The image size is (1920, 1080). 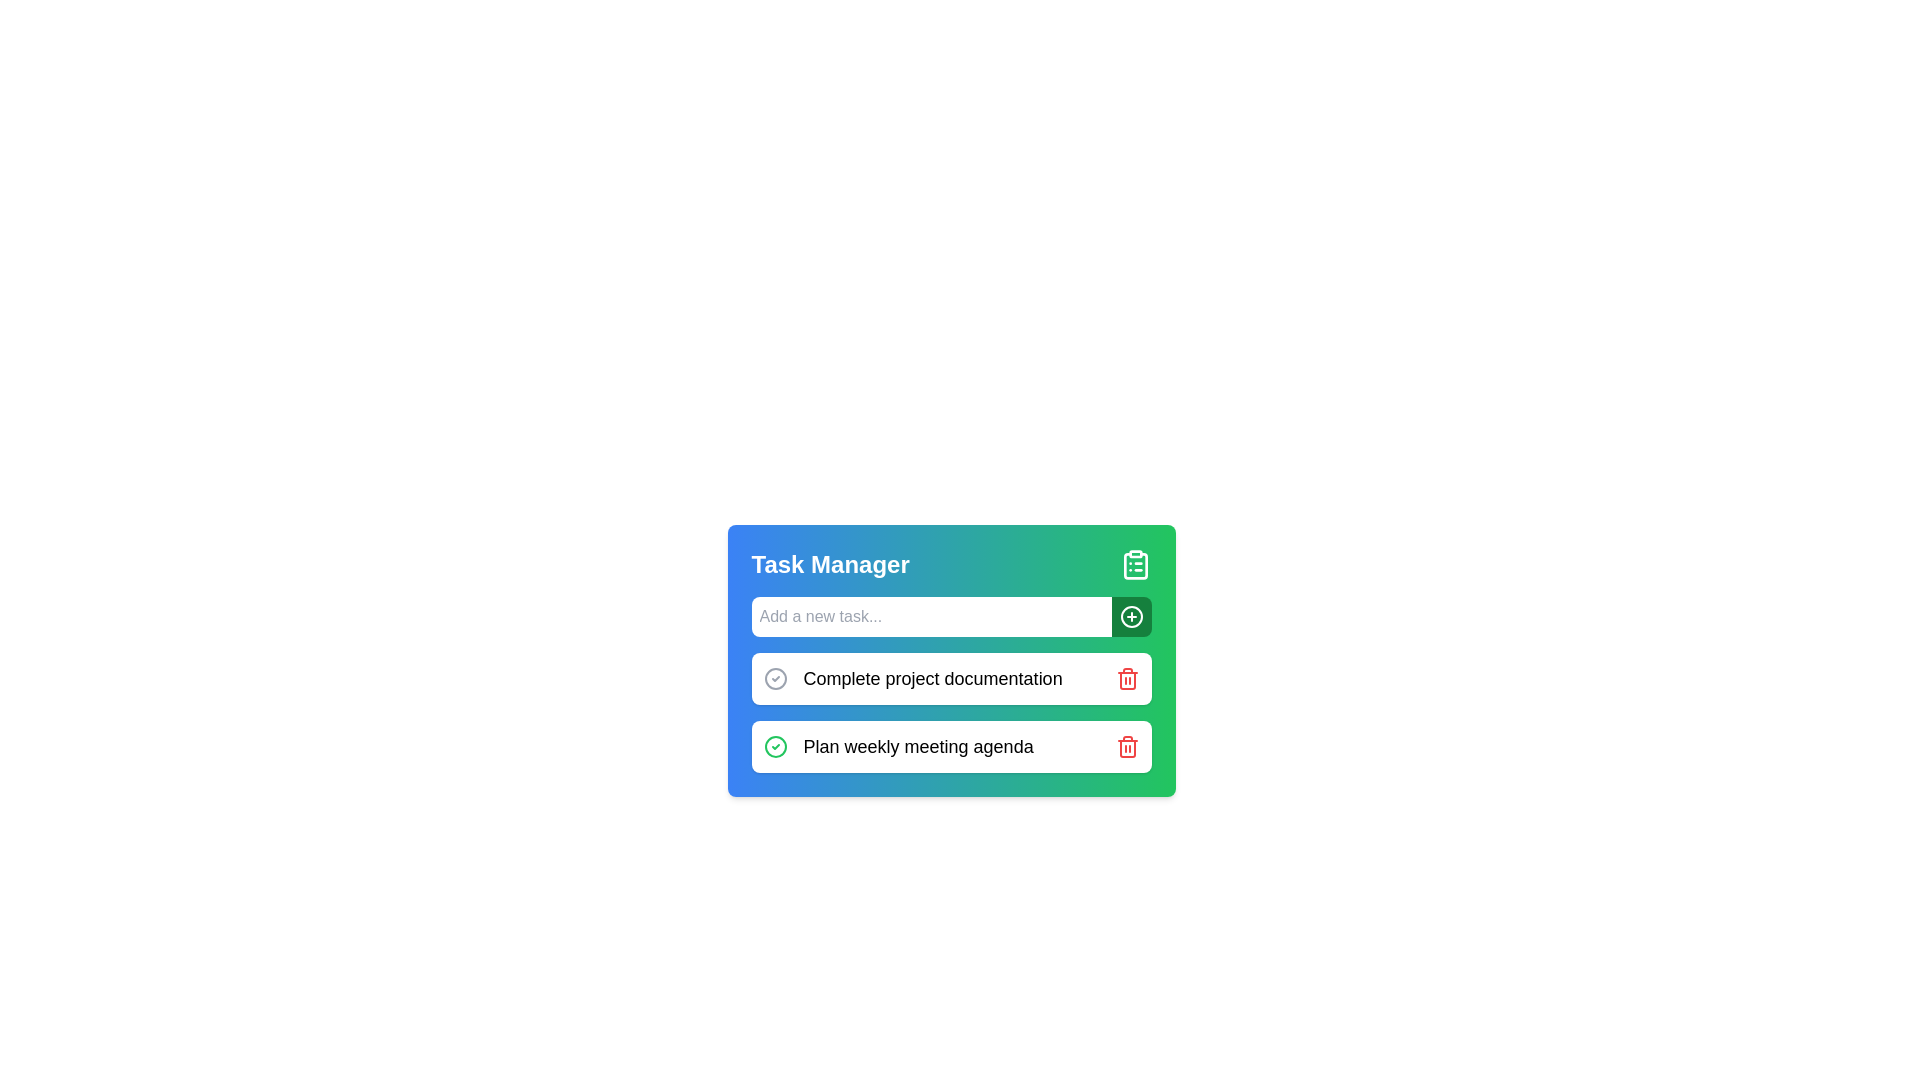 What do you see at coordinates (950, 677) in the screenshot?
I see `to select the task item labeled 'Complete project documentation' in the Task Manager interface` at bounding box center [950, 677].